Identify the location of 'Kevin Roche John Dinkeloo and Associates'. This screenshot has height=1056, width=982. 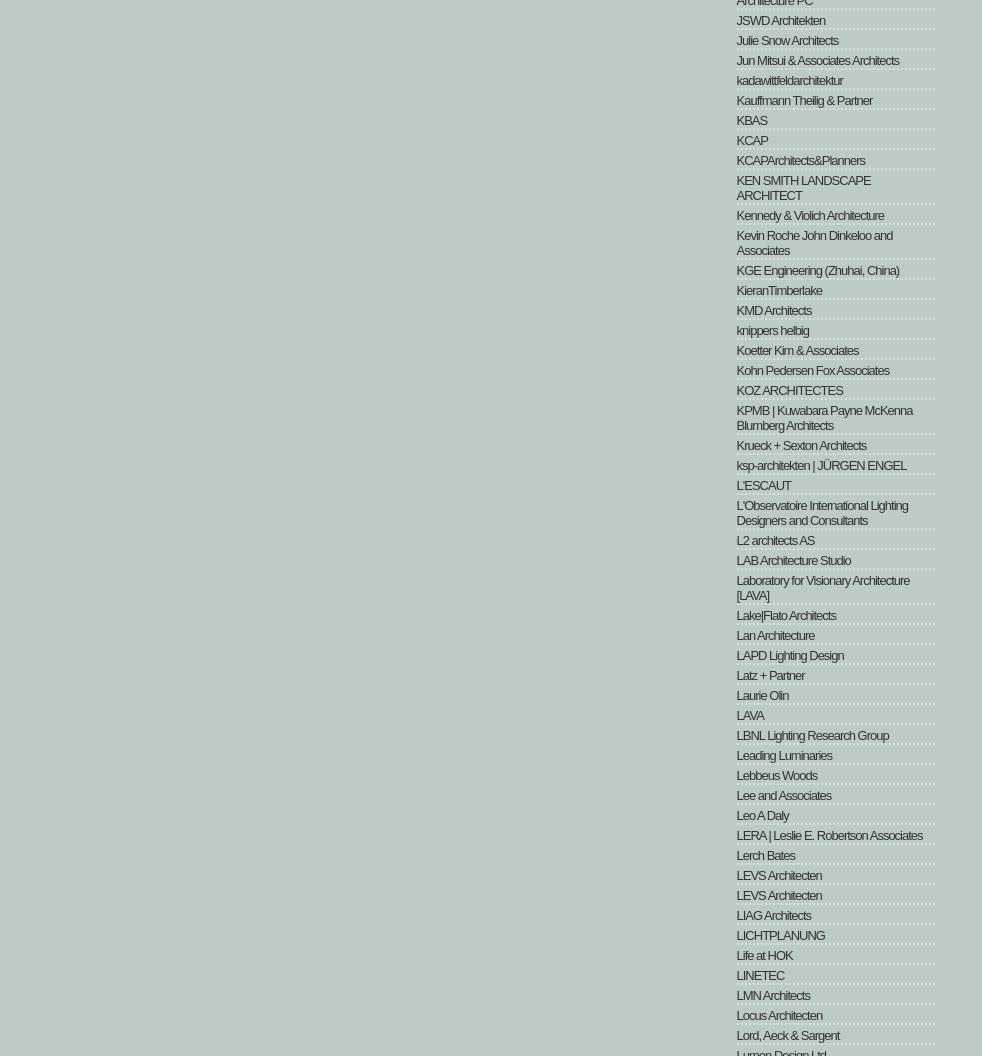
(813, 241).